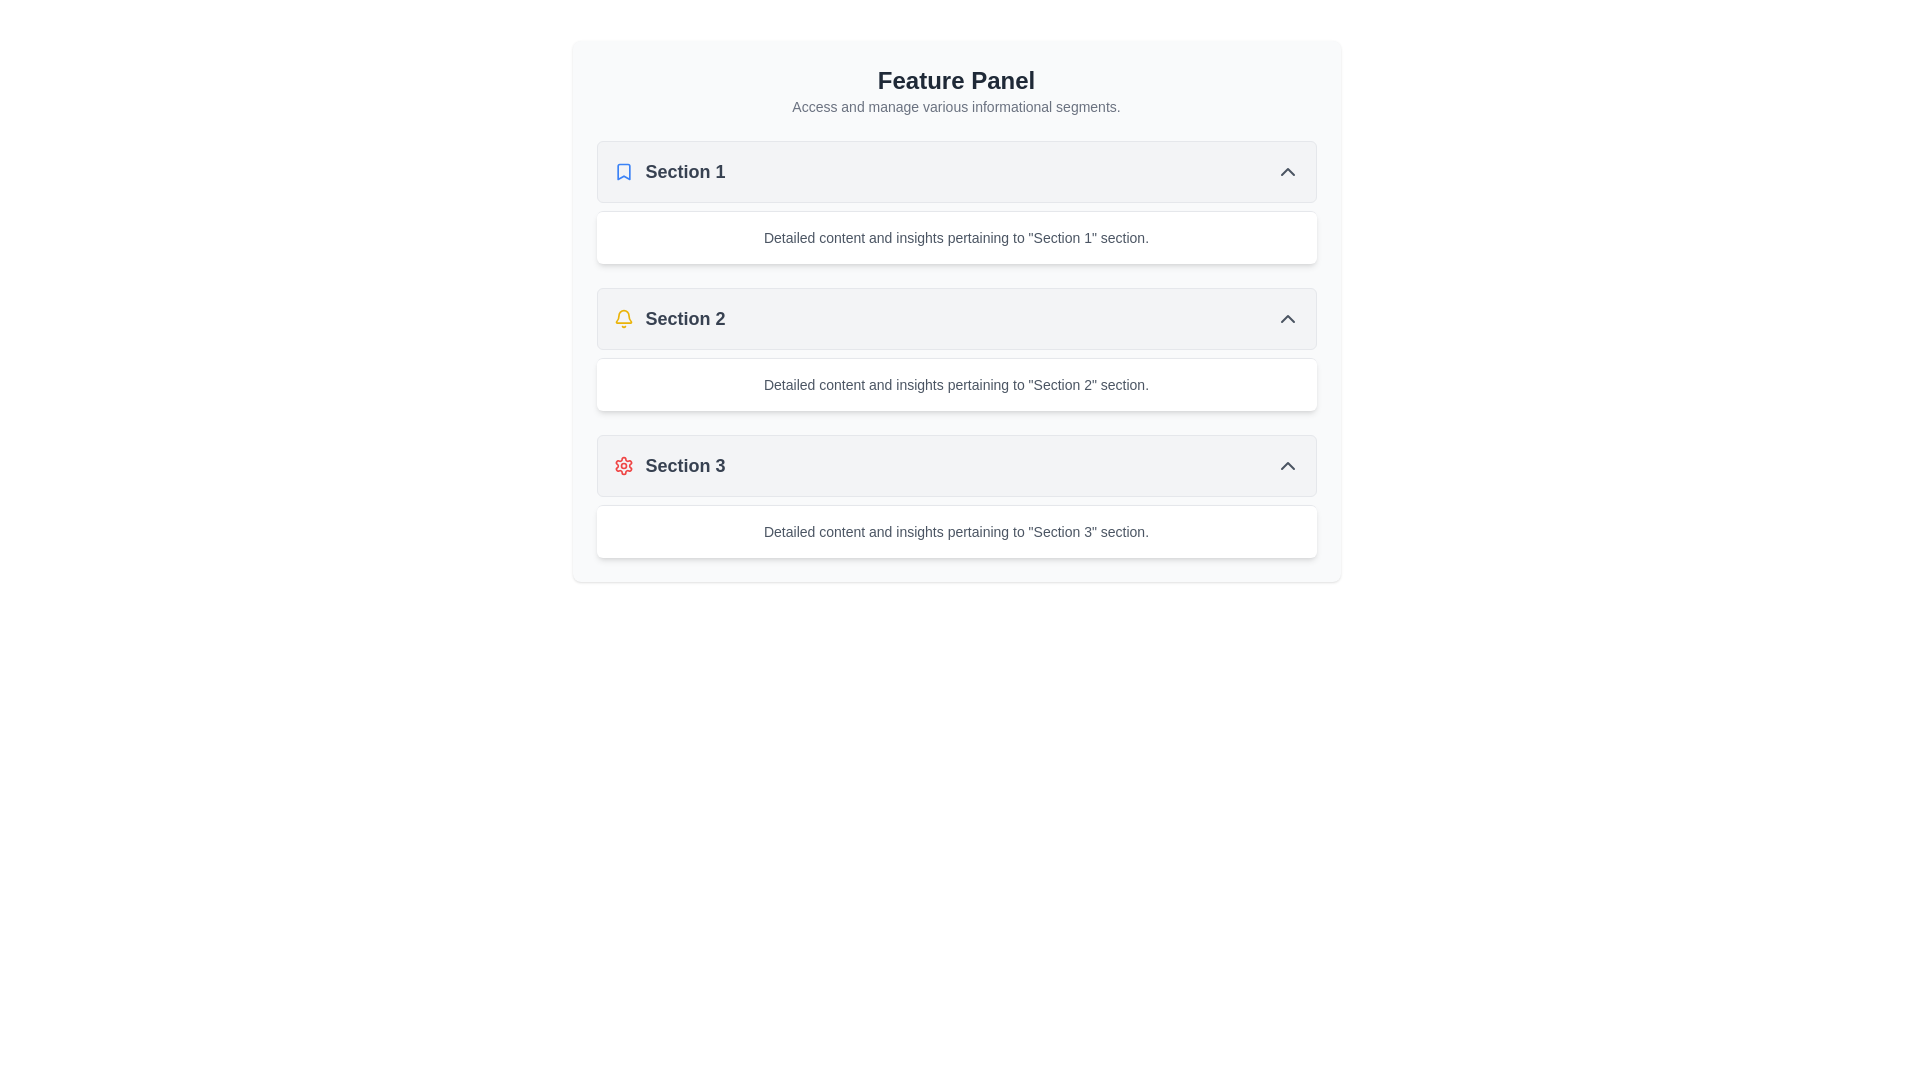  What do you see at coordinates (685, 171) in the screenshot?
I see `the text label or header displaying 'Section 1' in bold dark gray font, indicating its importance as a section header, which is located at the top of a list of section headers in the 'Feature Panel' interface` at bounding box center [685, 171].